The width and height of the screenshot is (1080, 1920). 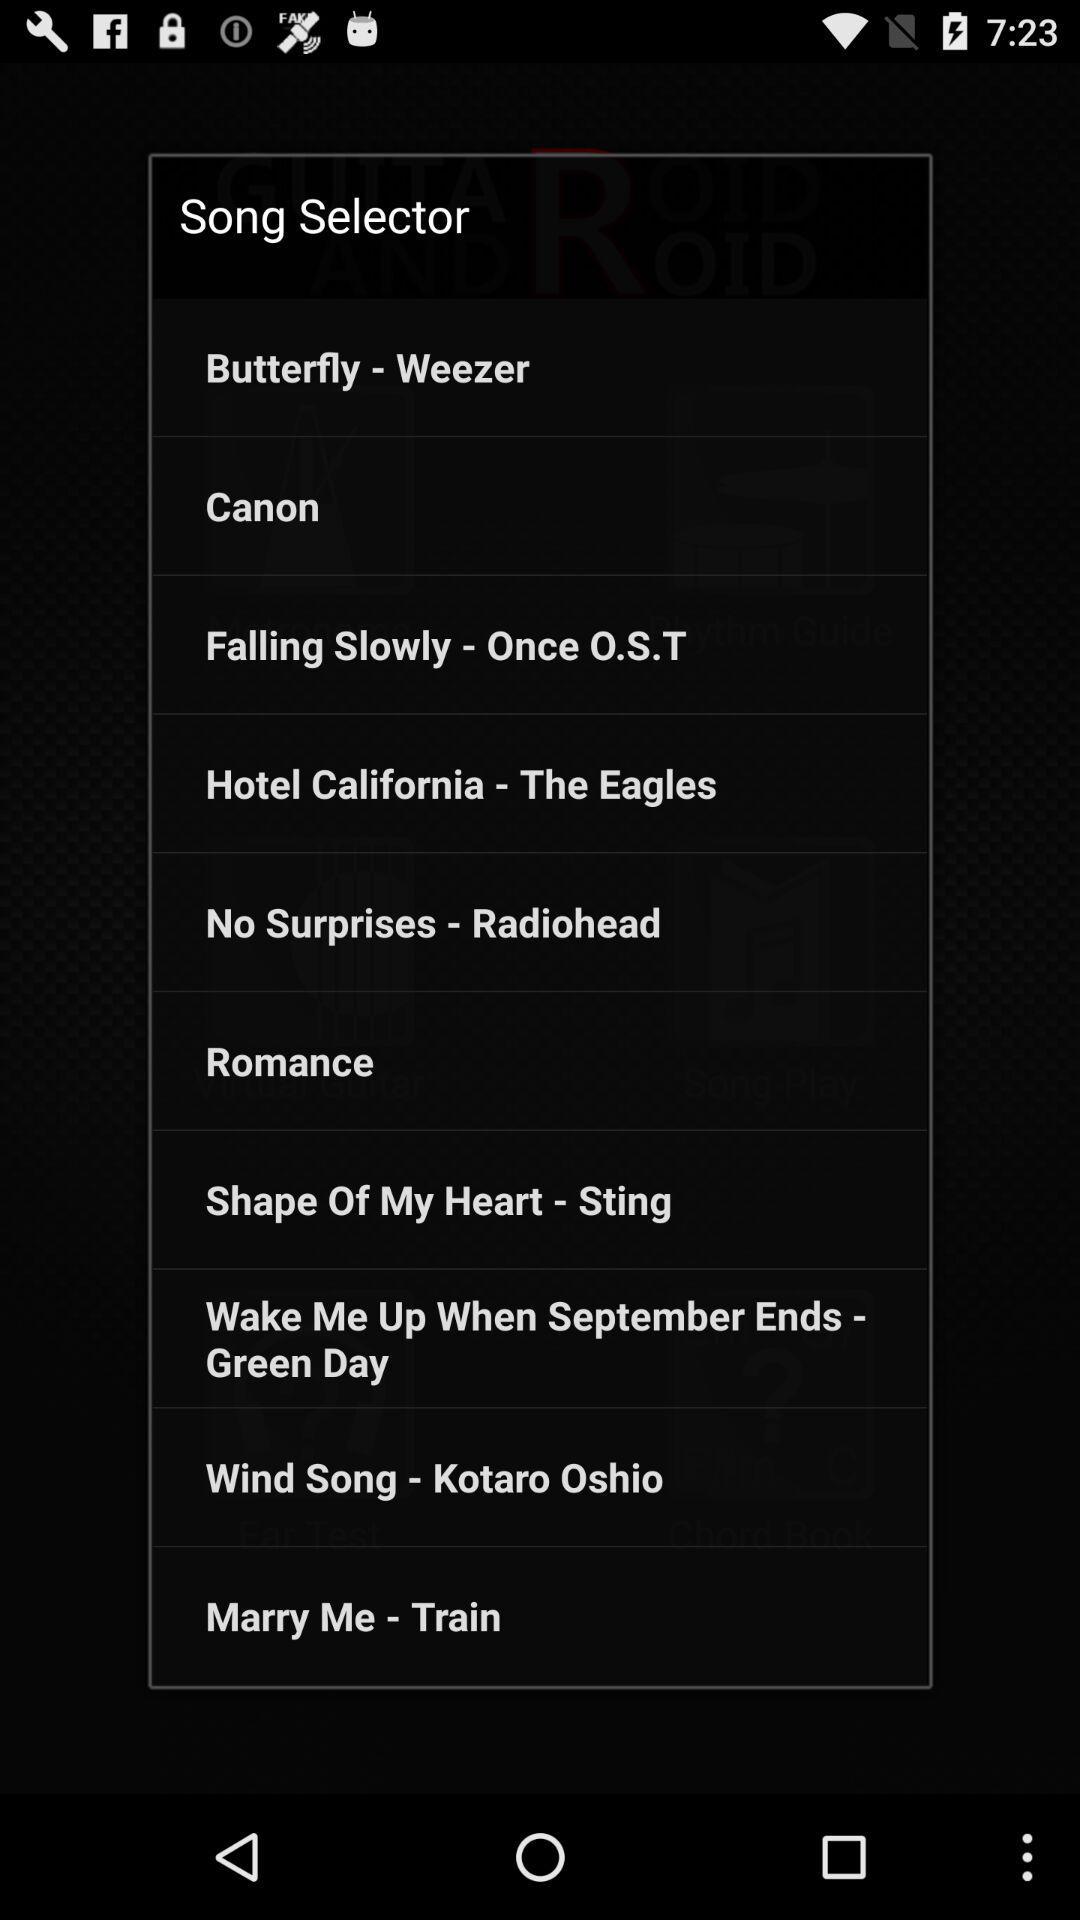 I want to click on the canon, so click(x=235, y=505).